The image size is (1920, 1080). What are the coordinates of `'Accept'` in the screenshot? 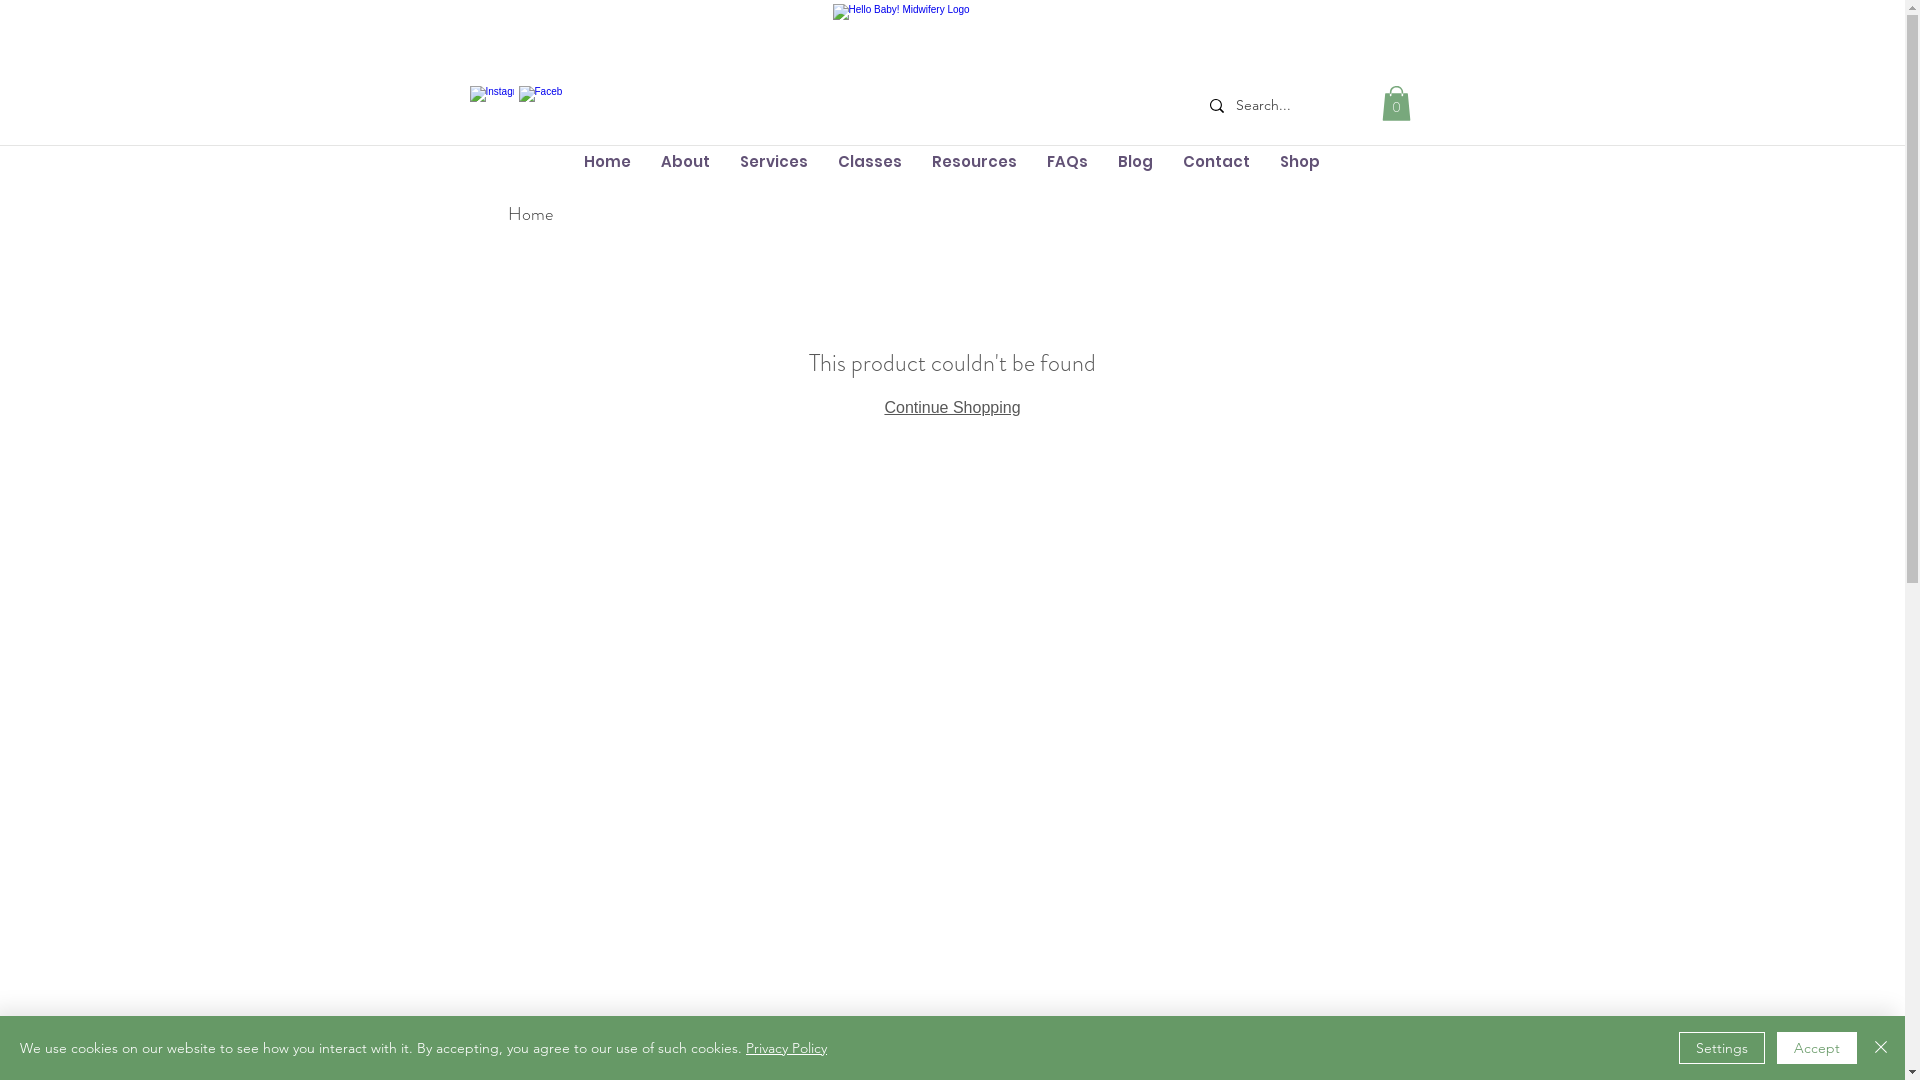 It's located at (1776, 1047).